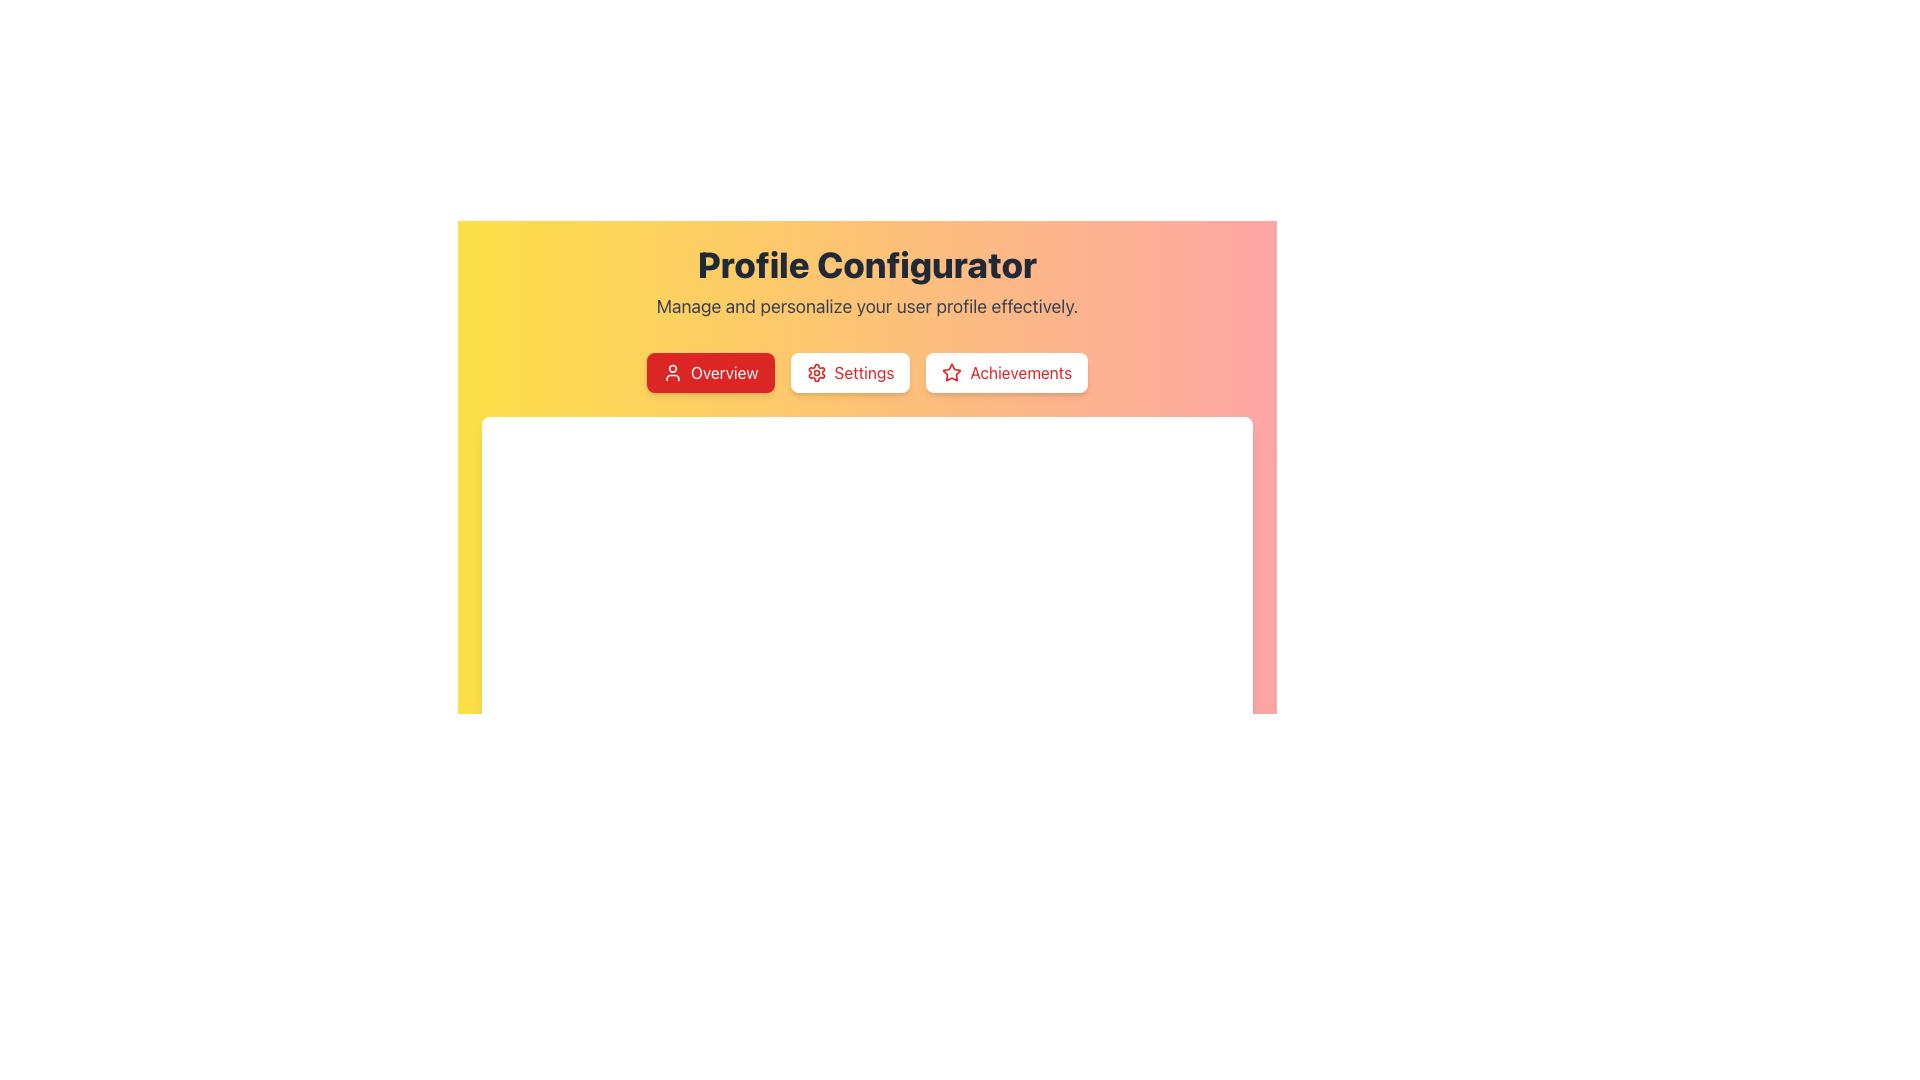 Image resolution: width=1920 pixels, height=1080 pixels. What do you see at coordinates (850, 373) in the screenshot?
I see `the 'Settings' button, which is located in the middle of a horizontal group of buttons, to trigger hover effects` at bounding box center [850, 373].